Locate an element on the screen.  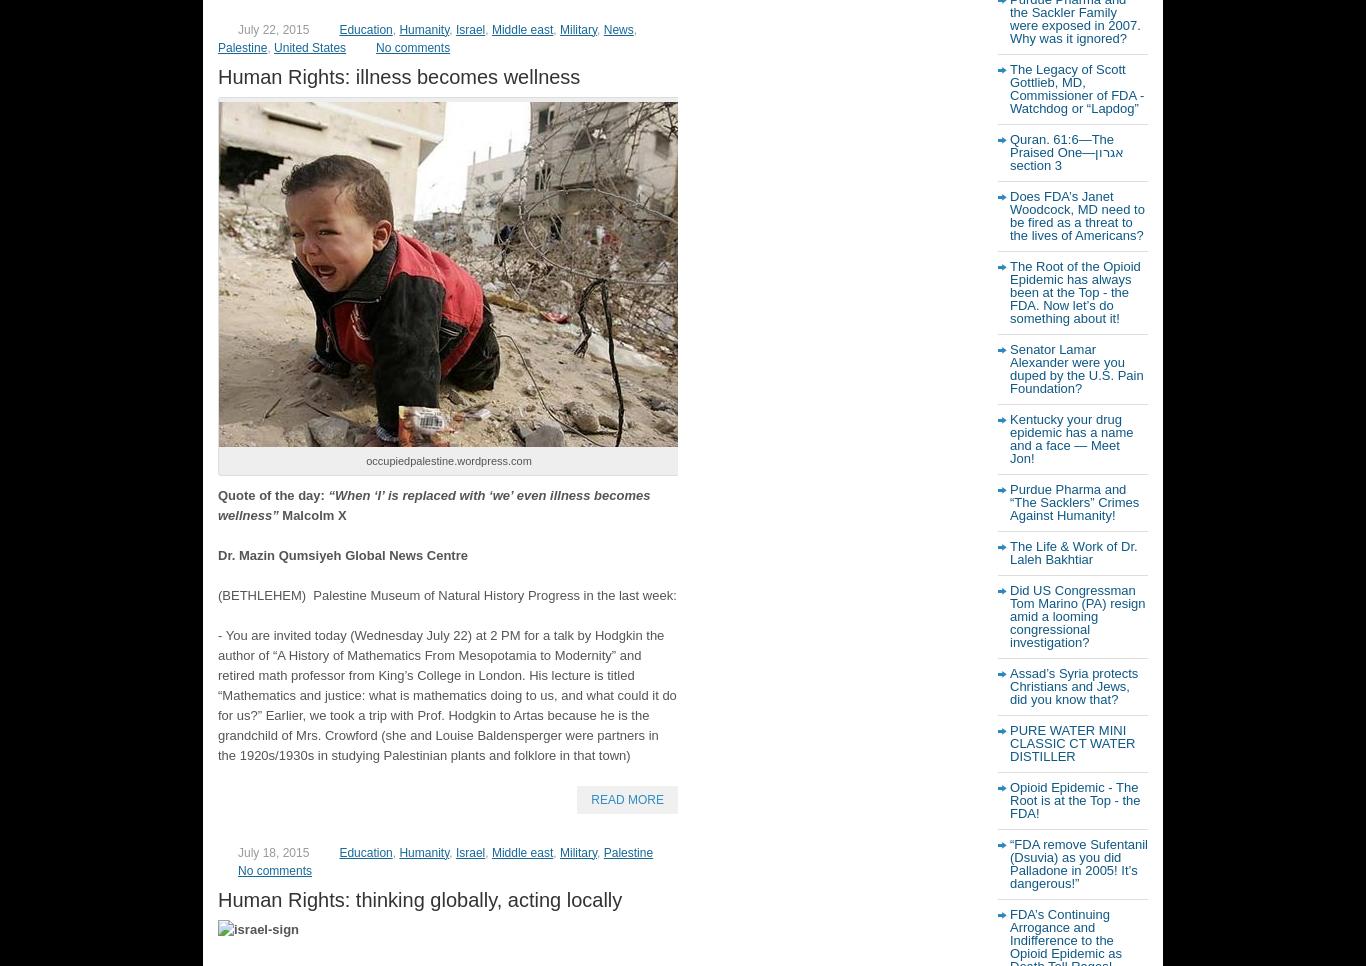
'PURE WATER MINI CLASSIC CT WATER DISTILLER' is located at coordinates (1071, 743).